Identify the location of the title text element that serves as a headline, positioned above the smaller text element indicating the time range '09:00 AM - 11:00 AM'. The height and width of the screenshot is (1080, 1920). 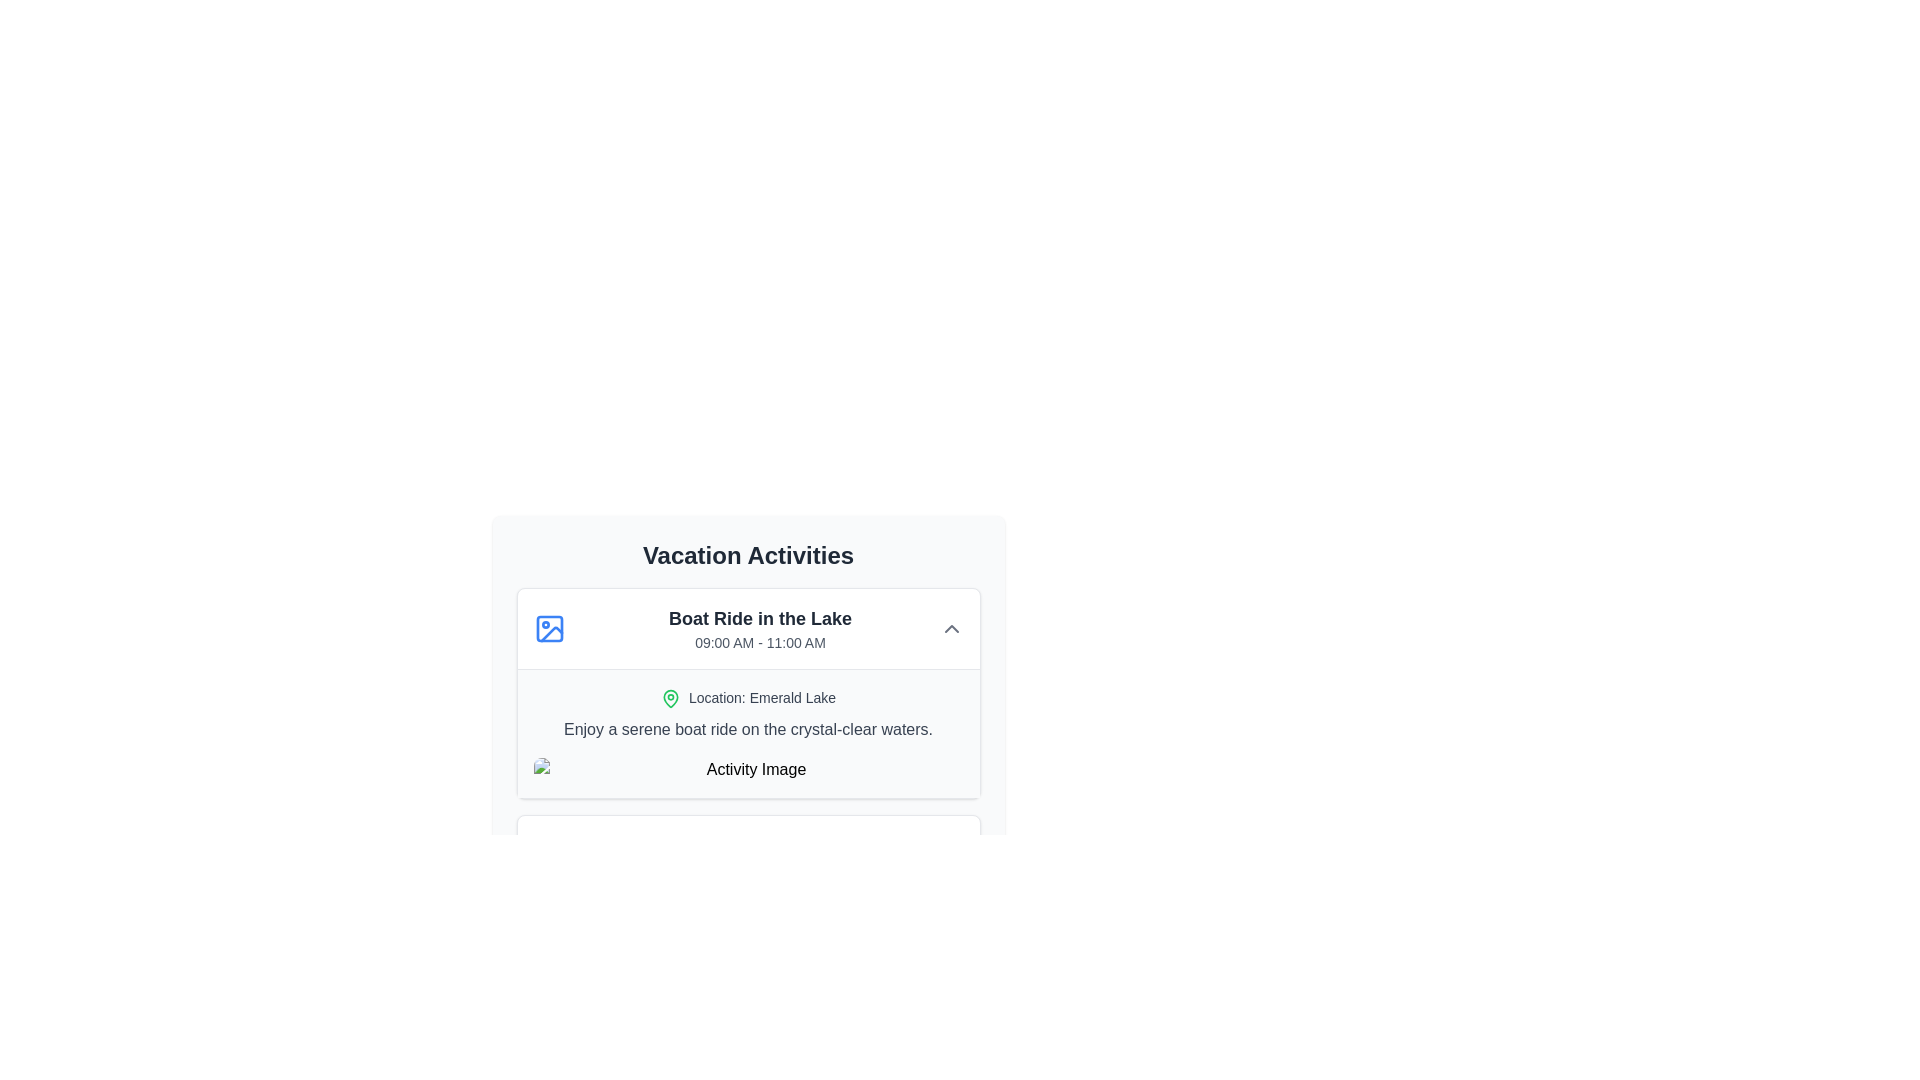
(759, 617).